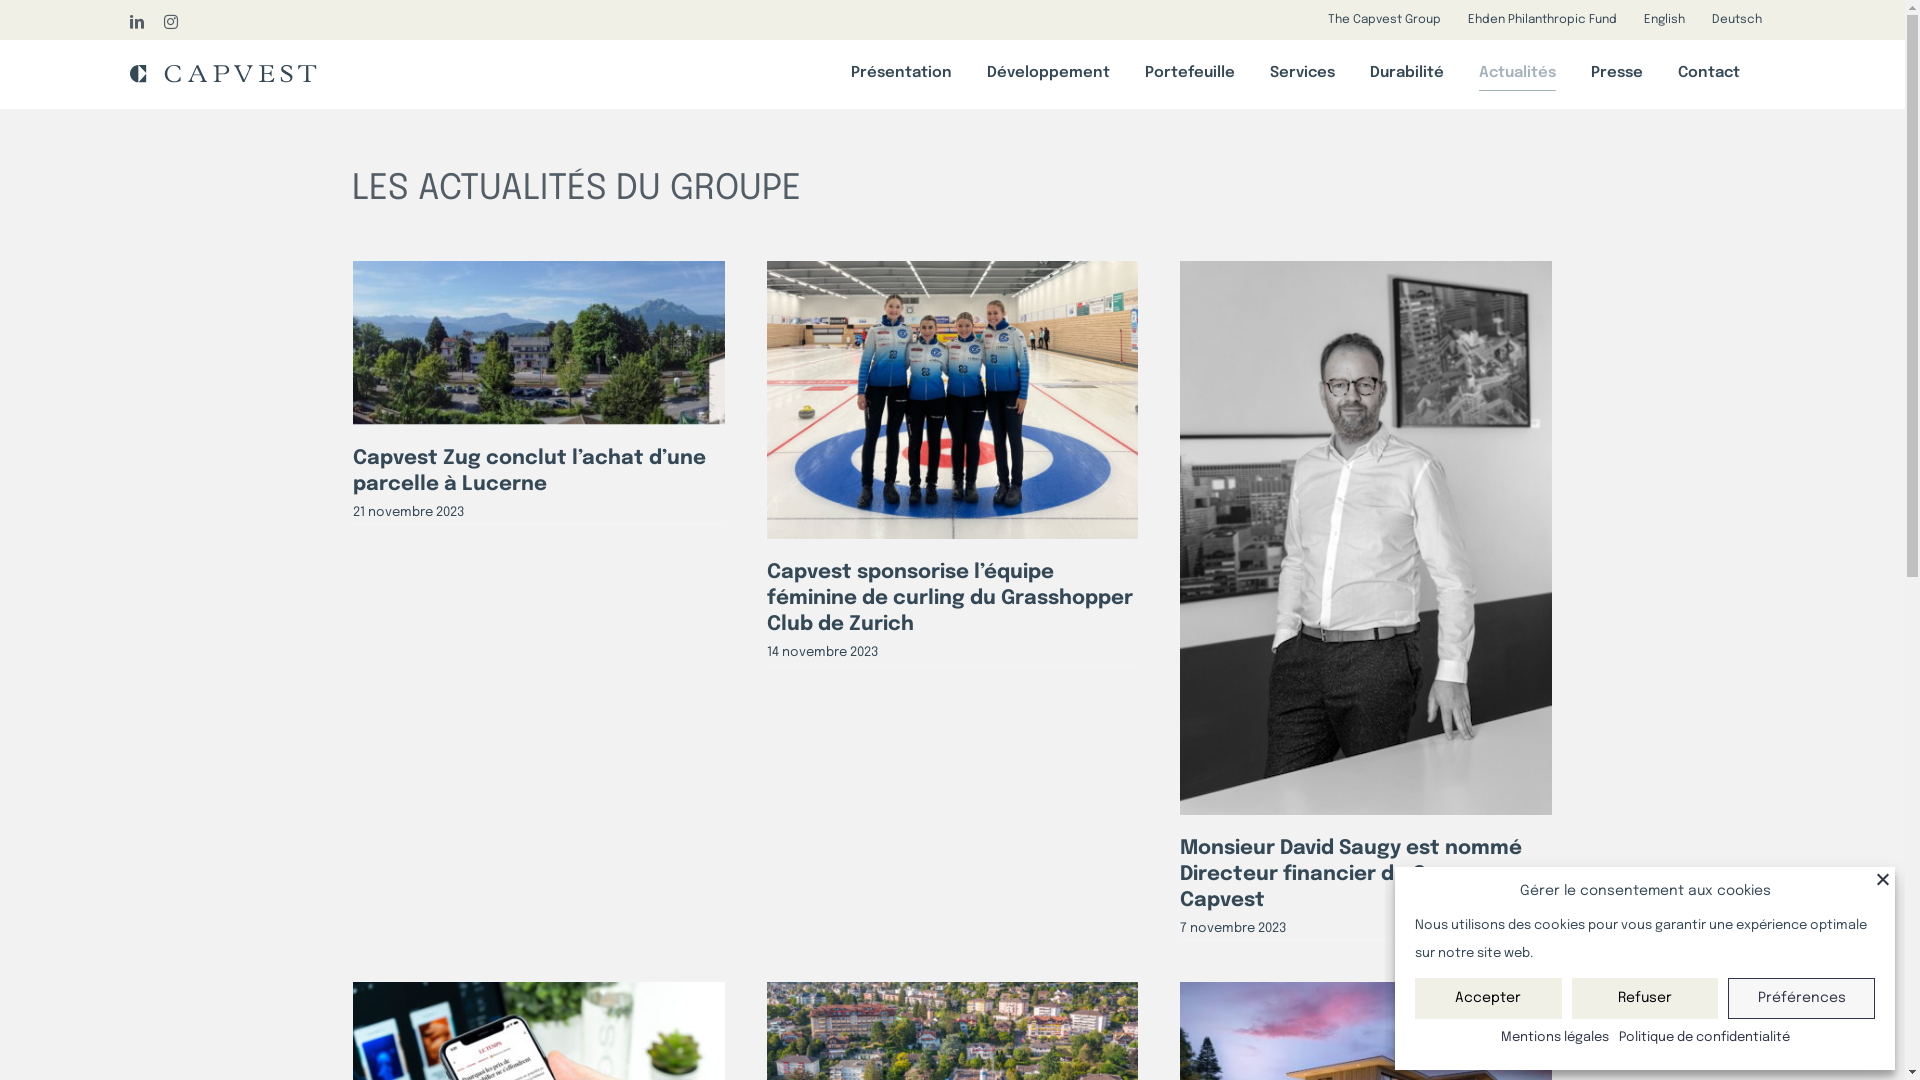  What do you see at coordinates (1736, 19) in the screenshot?
I see `'Deutsch'` at bounding box center [1736, 19].